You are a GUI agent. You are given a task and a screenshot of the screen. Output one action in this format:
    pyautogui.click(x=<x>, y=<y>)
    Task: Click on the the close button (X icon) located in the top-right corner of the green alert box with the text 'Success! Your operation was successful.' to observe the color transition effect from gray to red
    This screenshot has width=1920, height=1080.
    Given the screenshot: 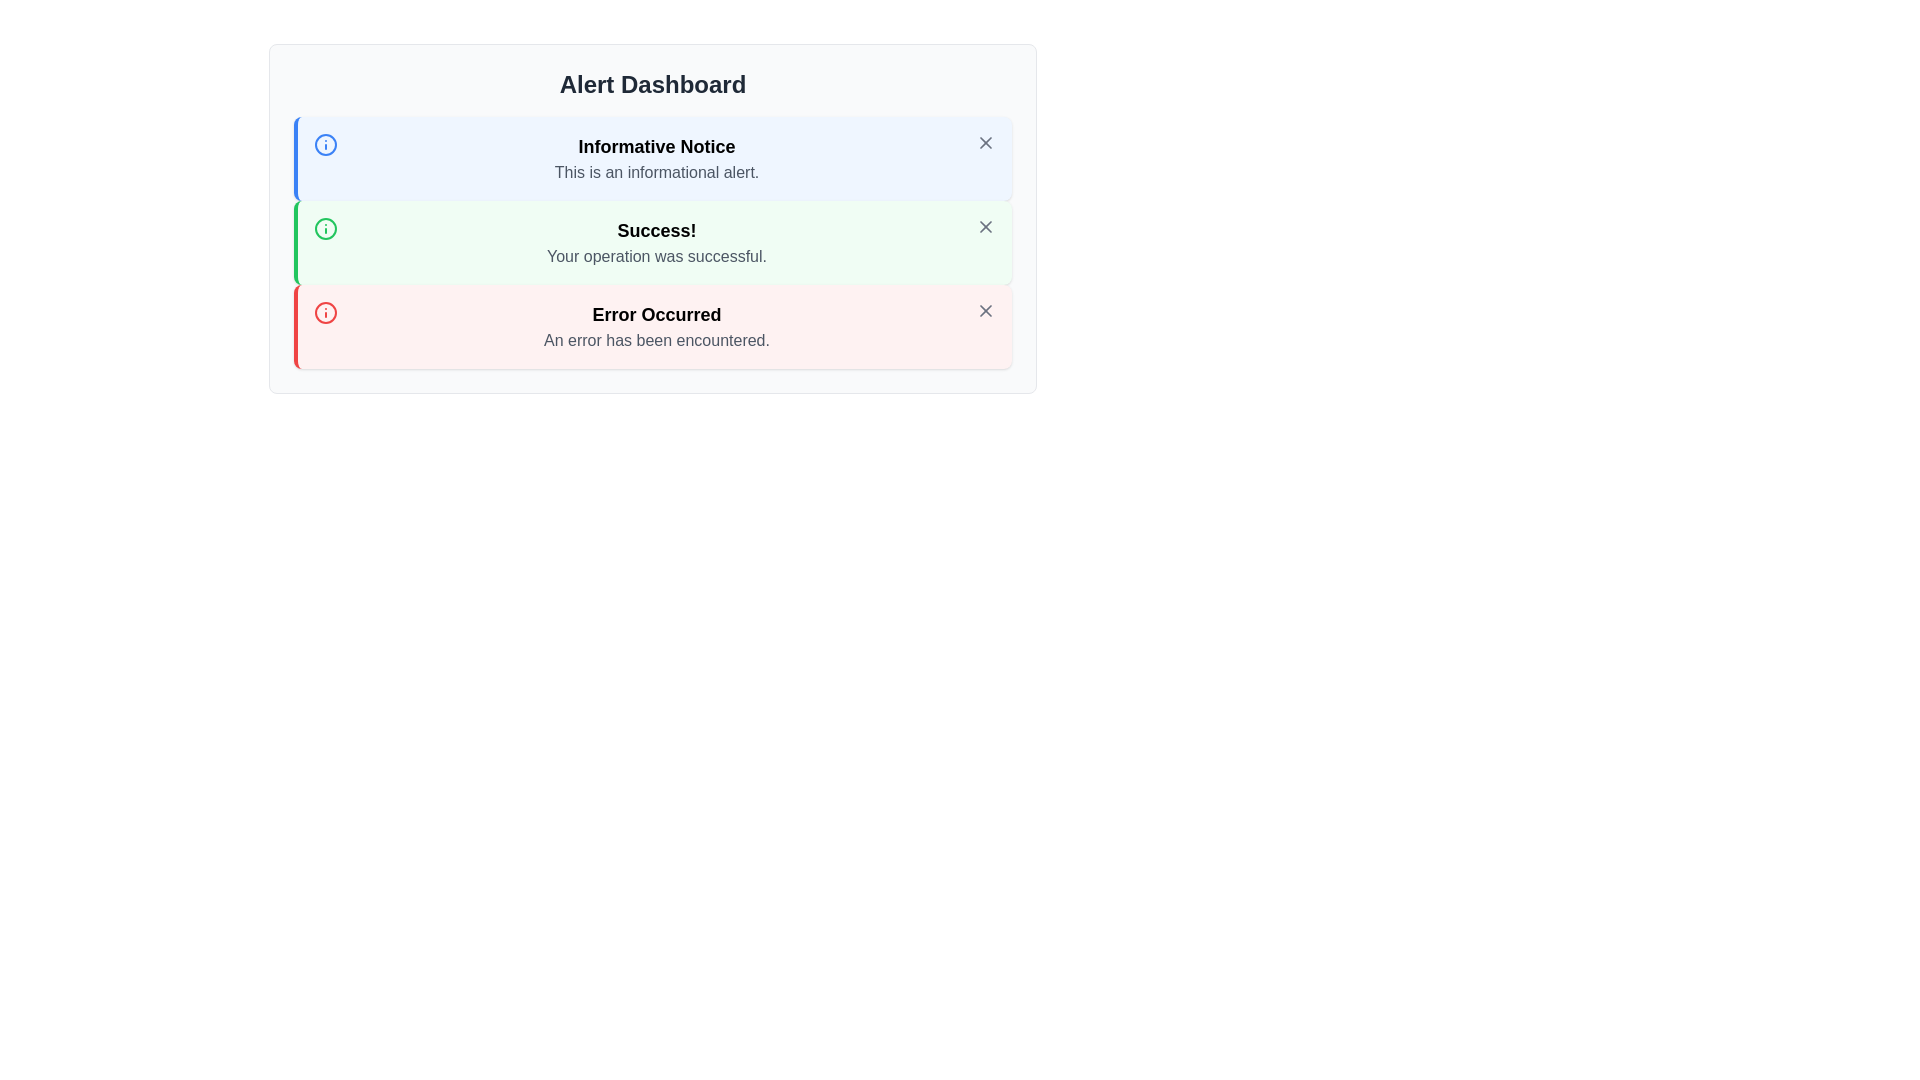 What is the action you would take?
    pyautogui.click(x=985, y=226)
    